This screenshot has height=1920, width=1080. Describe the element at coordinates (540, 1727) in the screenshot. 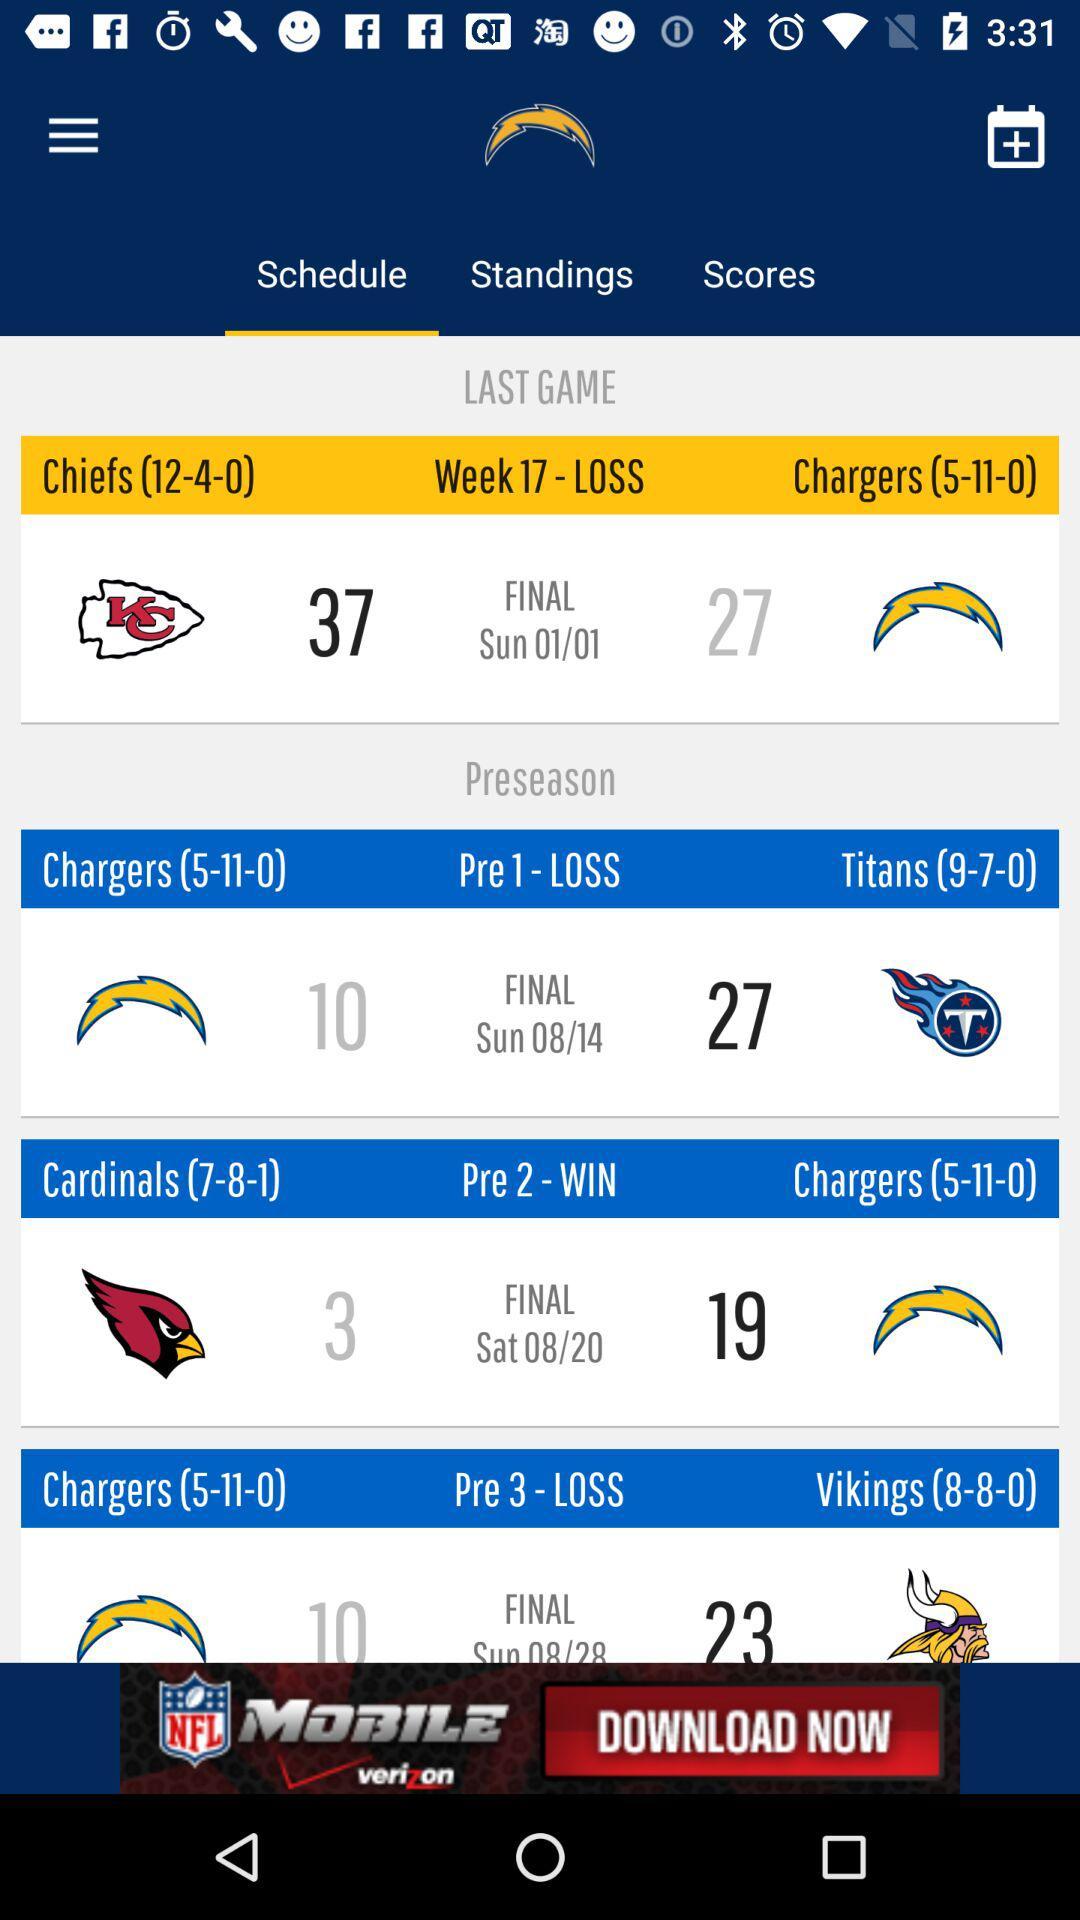

I see `downloads app` at that location.